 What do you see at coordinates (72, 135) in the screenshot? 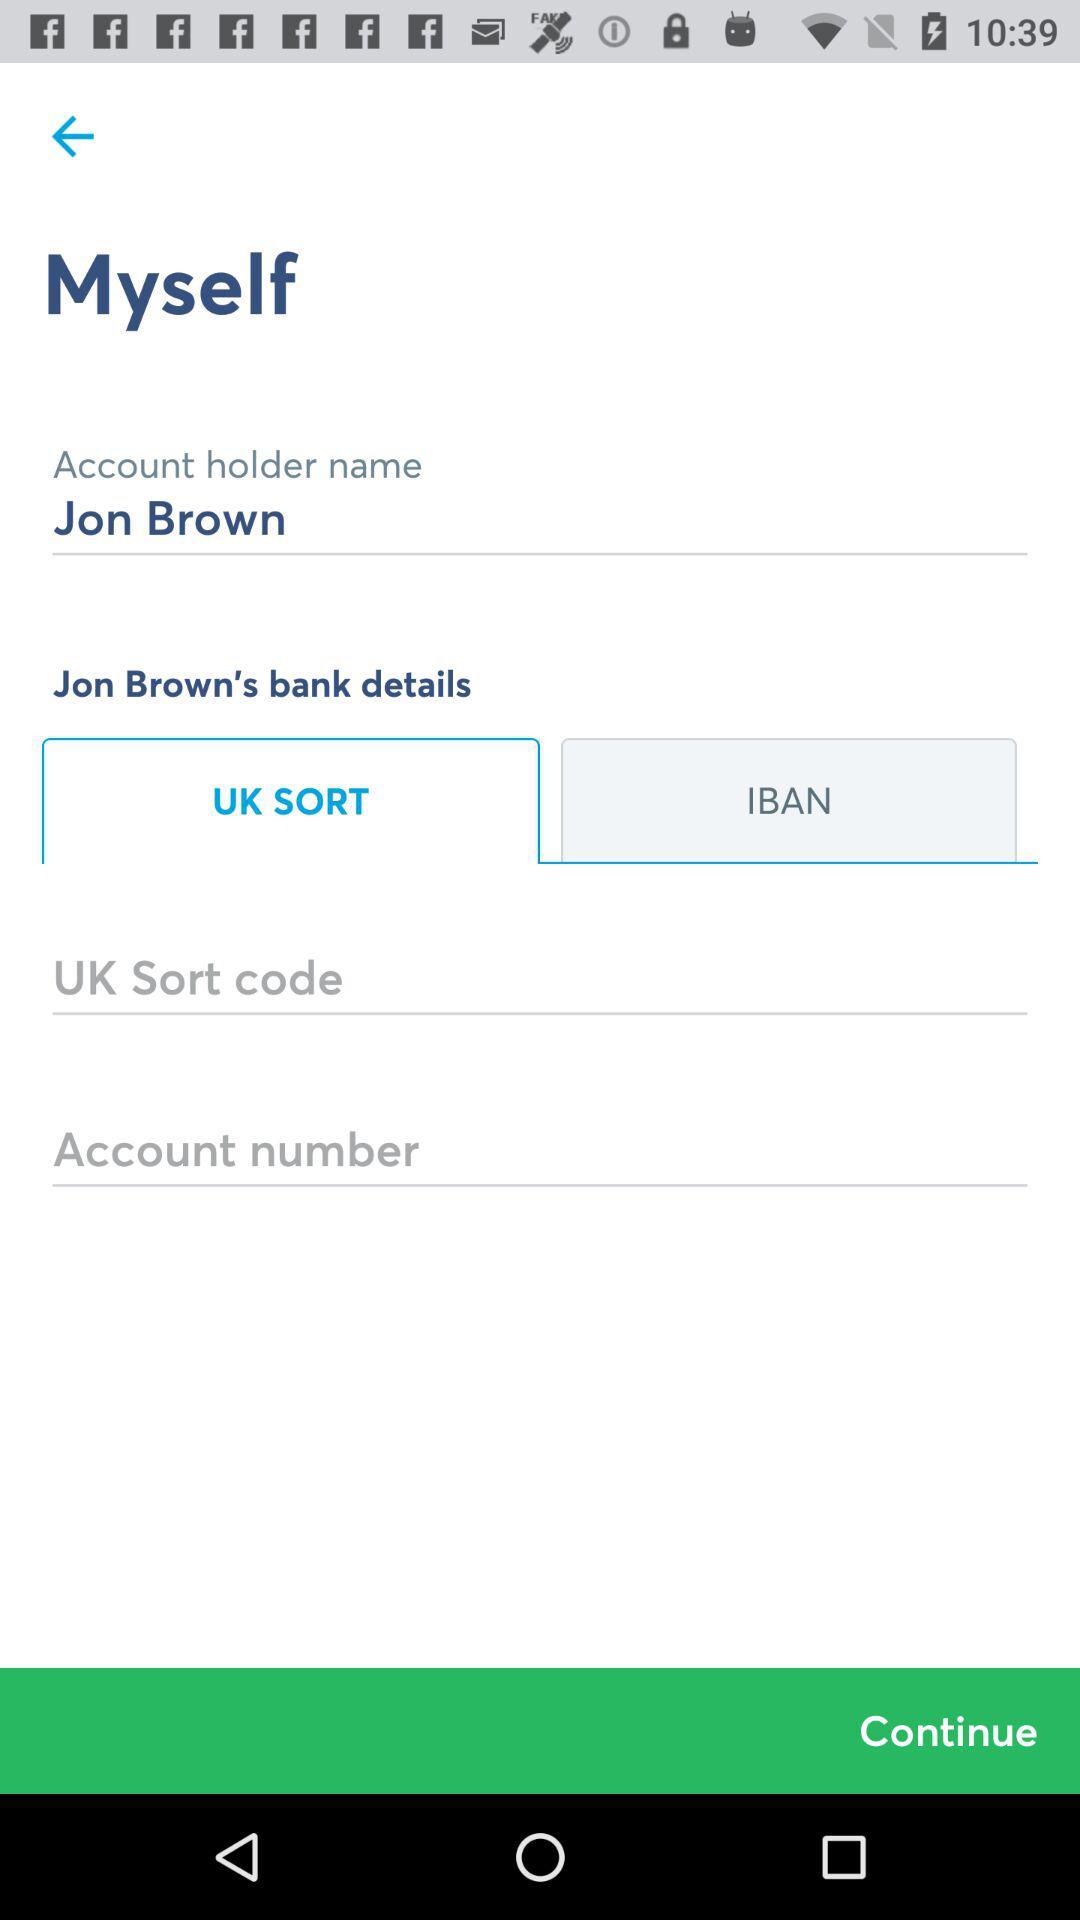
I see `the icon above the myself icon` at bounding box center [72, 135].